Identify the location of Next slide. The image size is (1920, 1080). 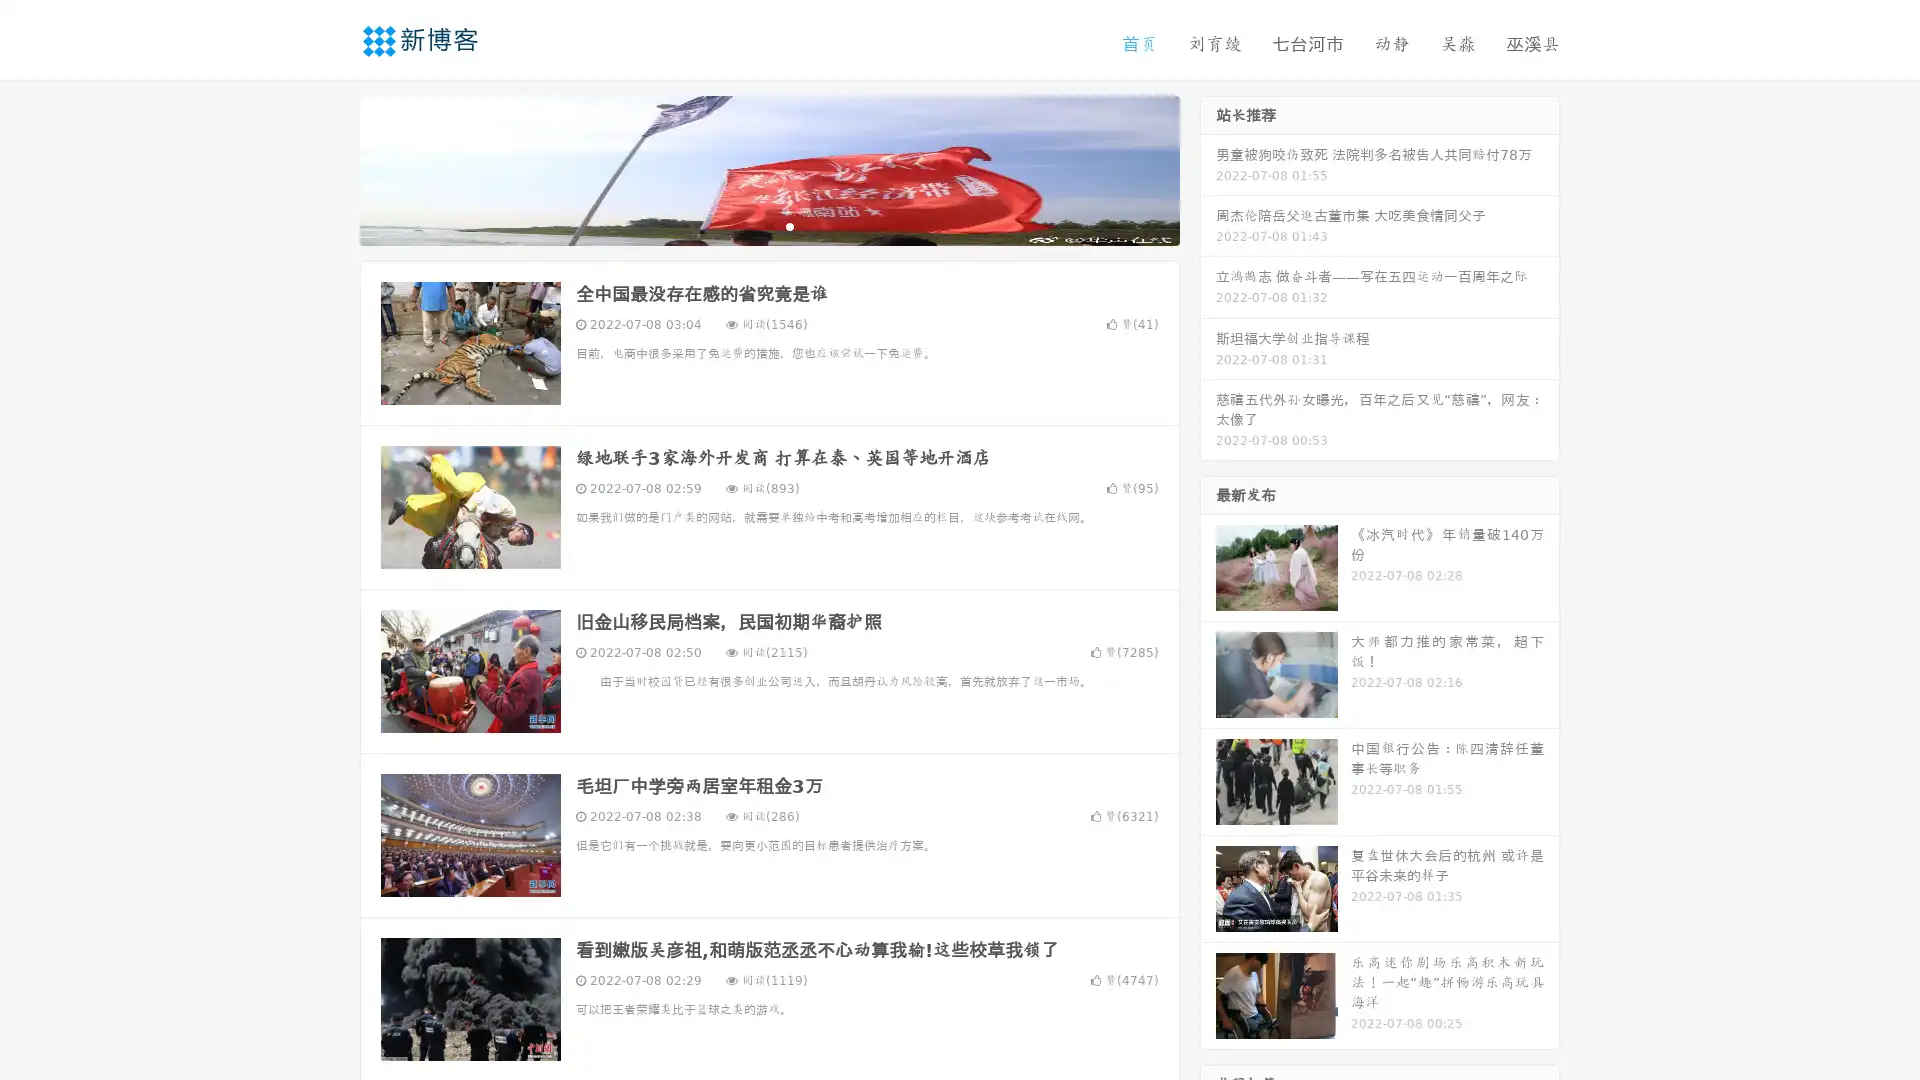
(1208, 168).